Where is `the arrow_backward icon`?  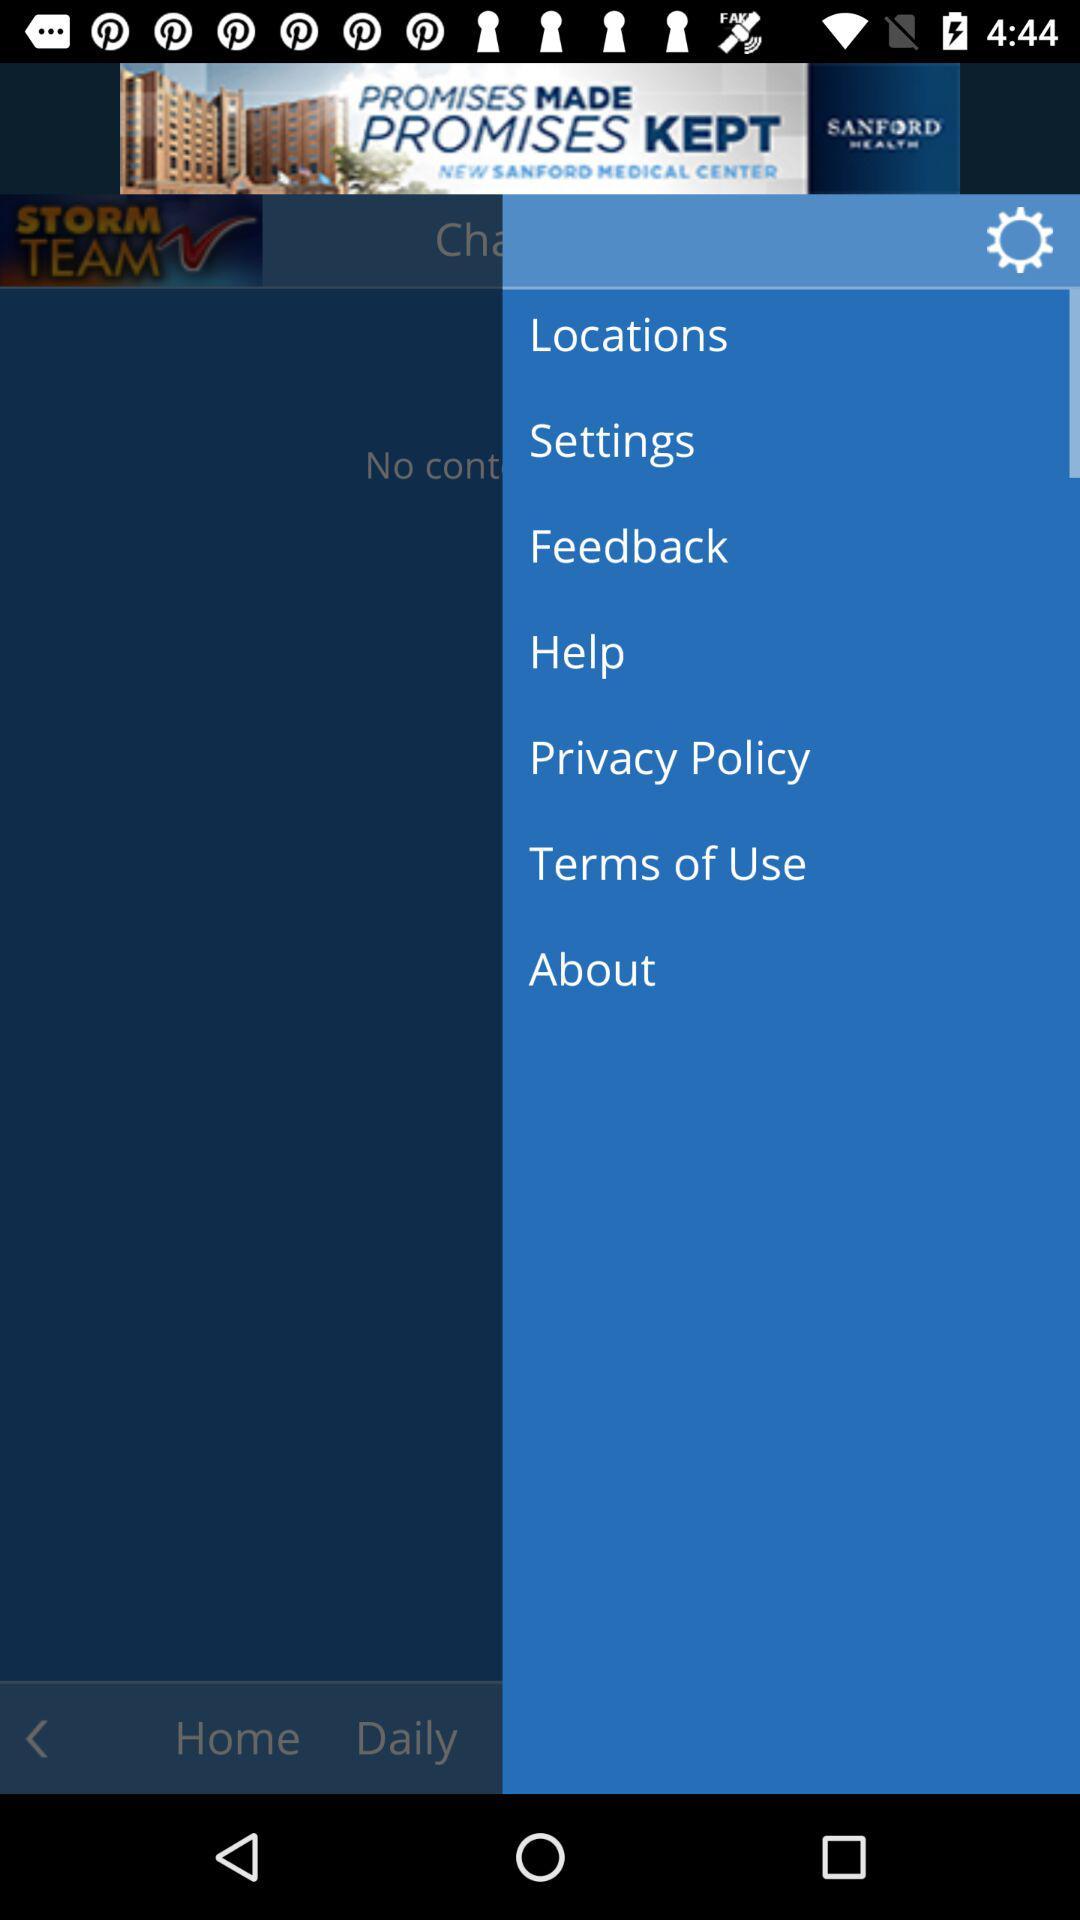 the arrow_backward icon is located at coordinates (36, 1737).